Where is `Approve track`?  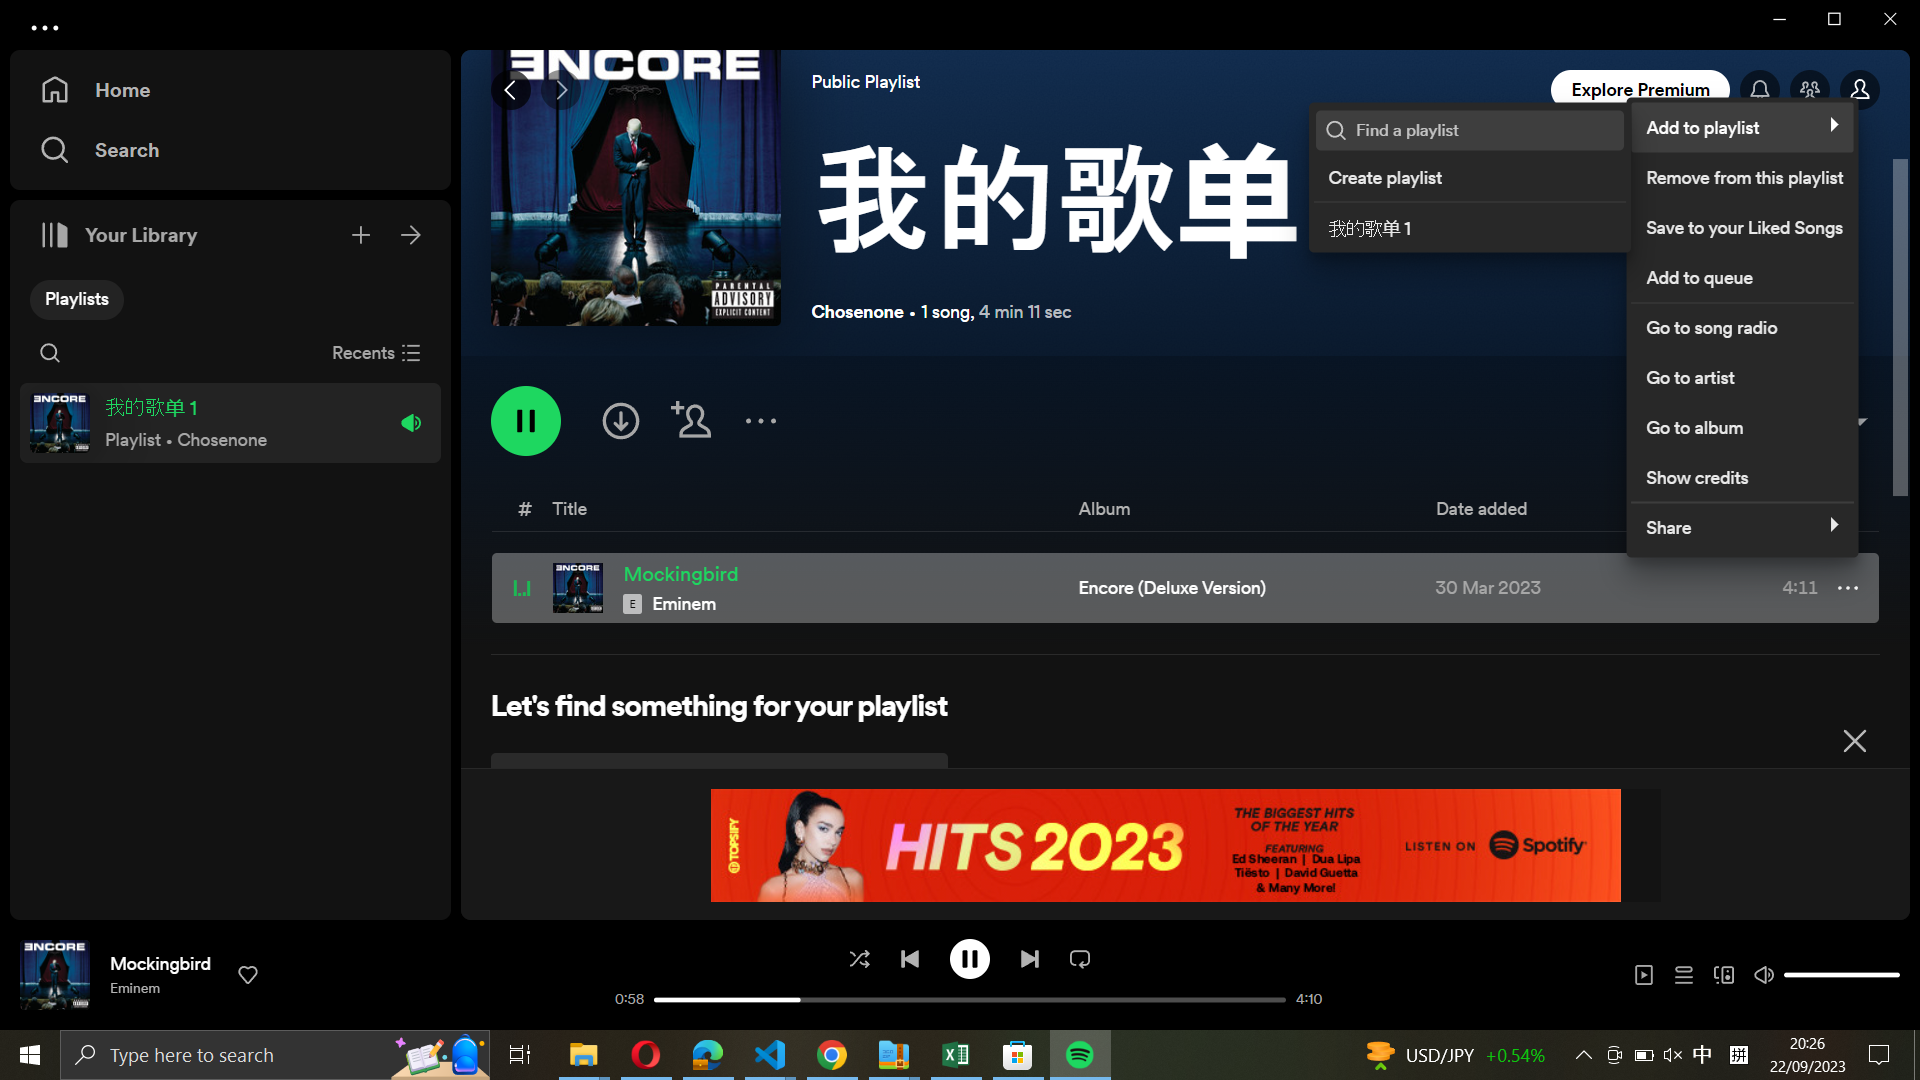
Approve track is located at coordinates (248, 973).